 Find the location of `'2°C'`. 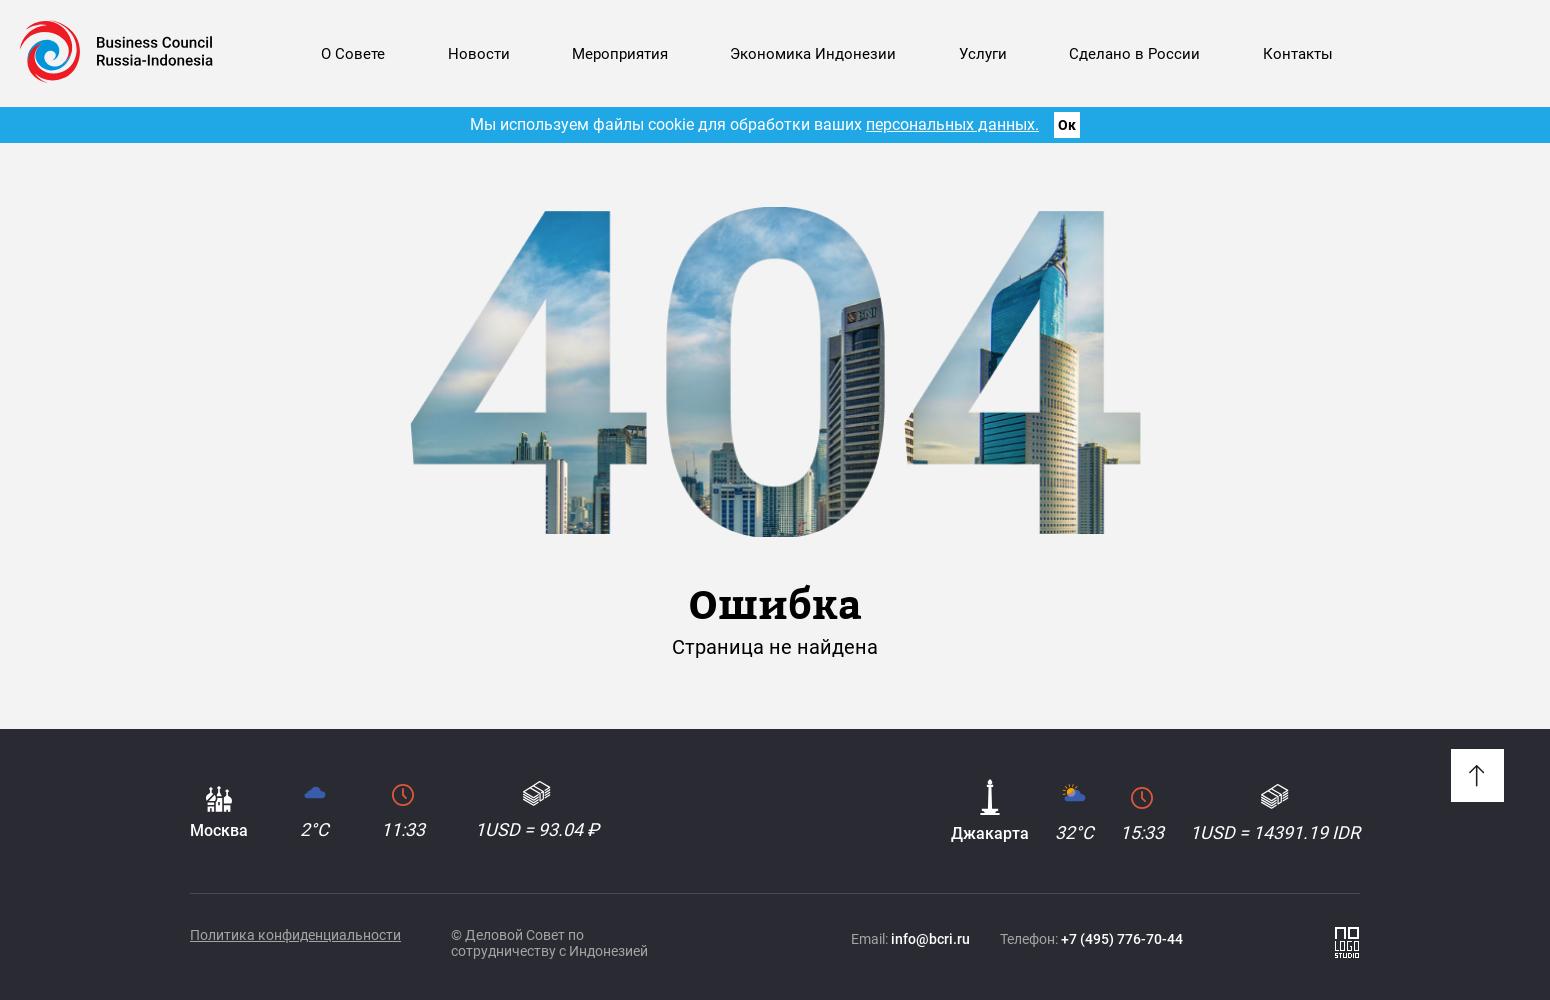

'2°C' is located at coordinates (312, 828).